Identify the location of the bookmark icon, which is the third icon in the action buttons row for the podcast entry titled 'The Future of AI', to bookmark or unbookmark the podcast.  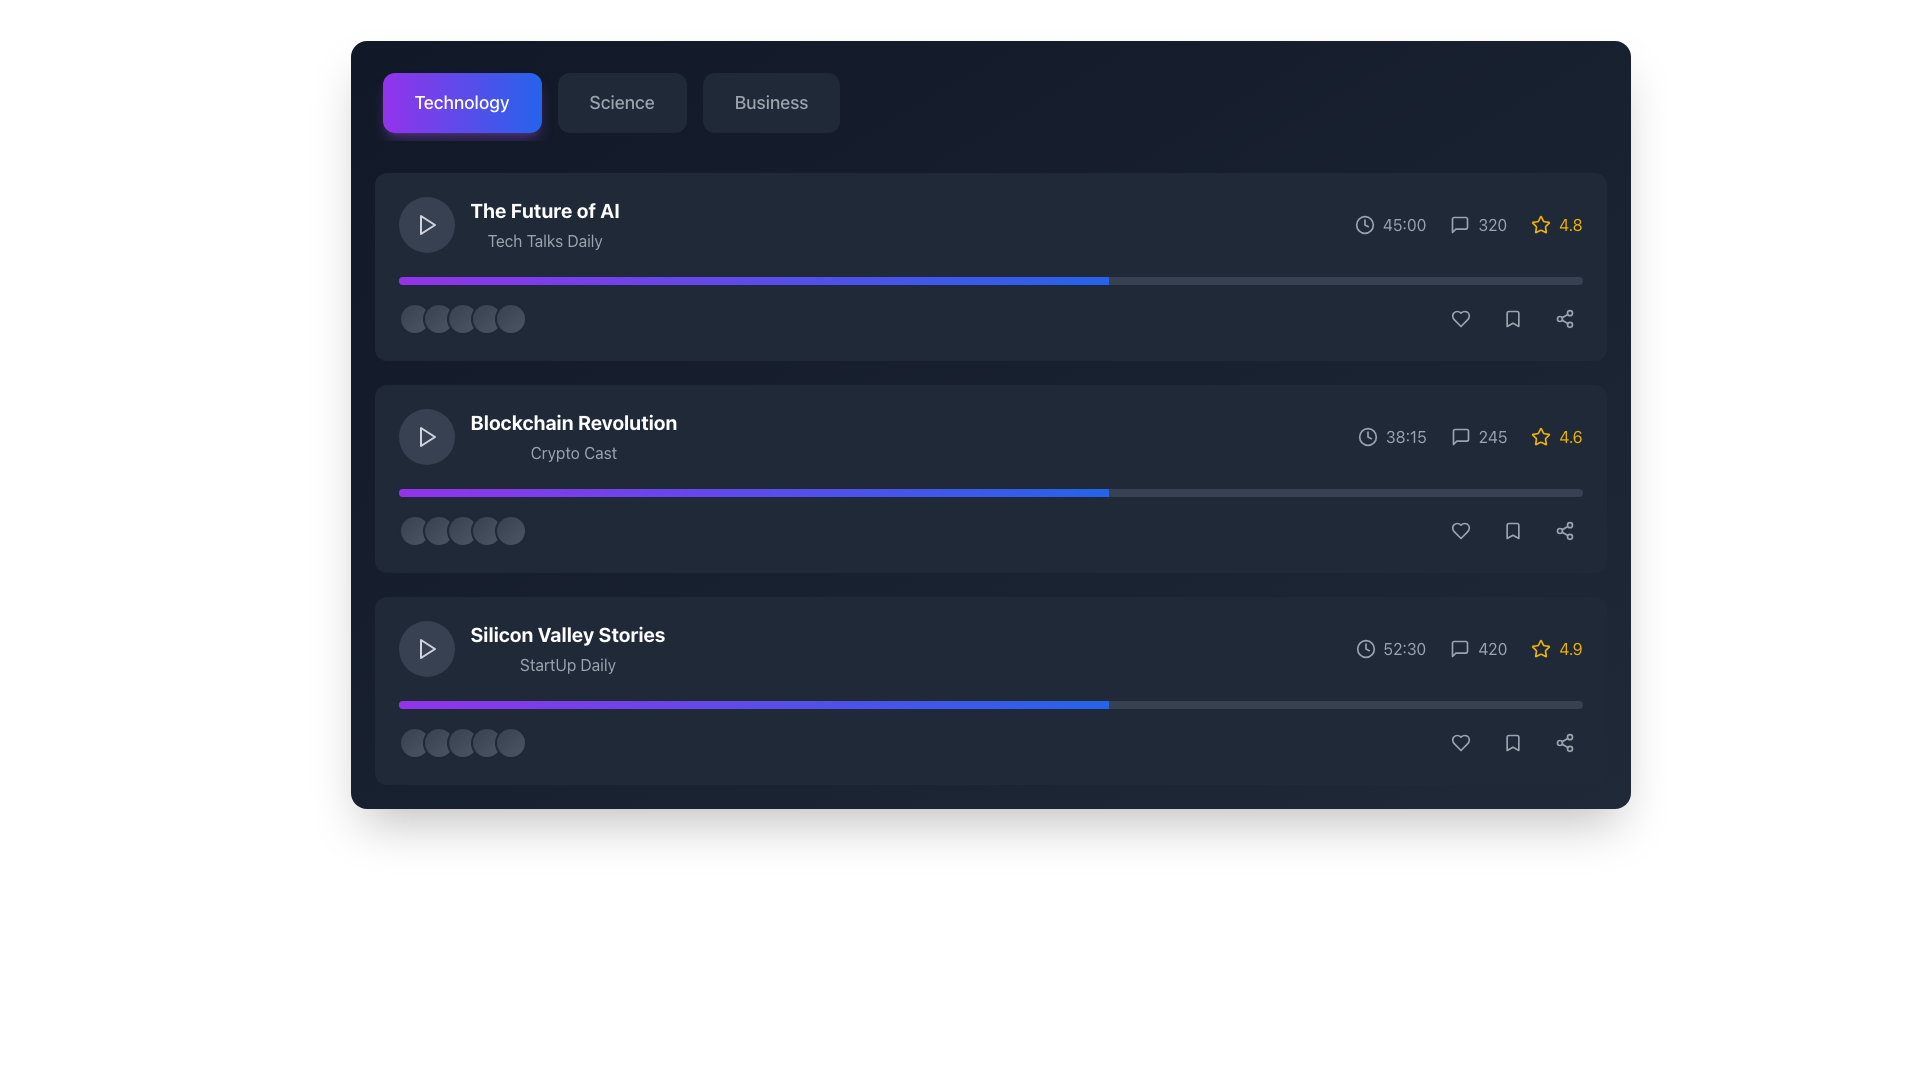
(1512, 318).